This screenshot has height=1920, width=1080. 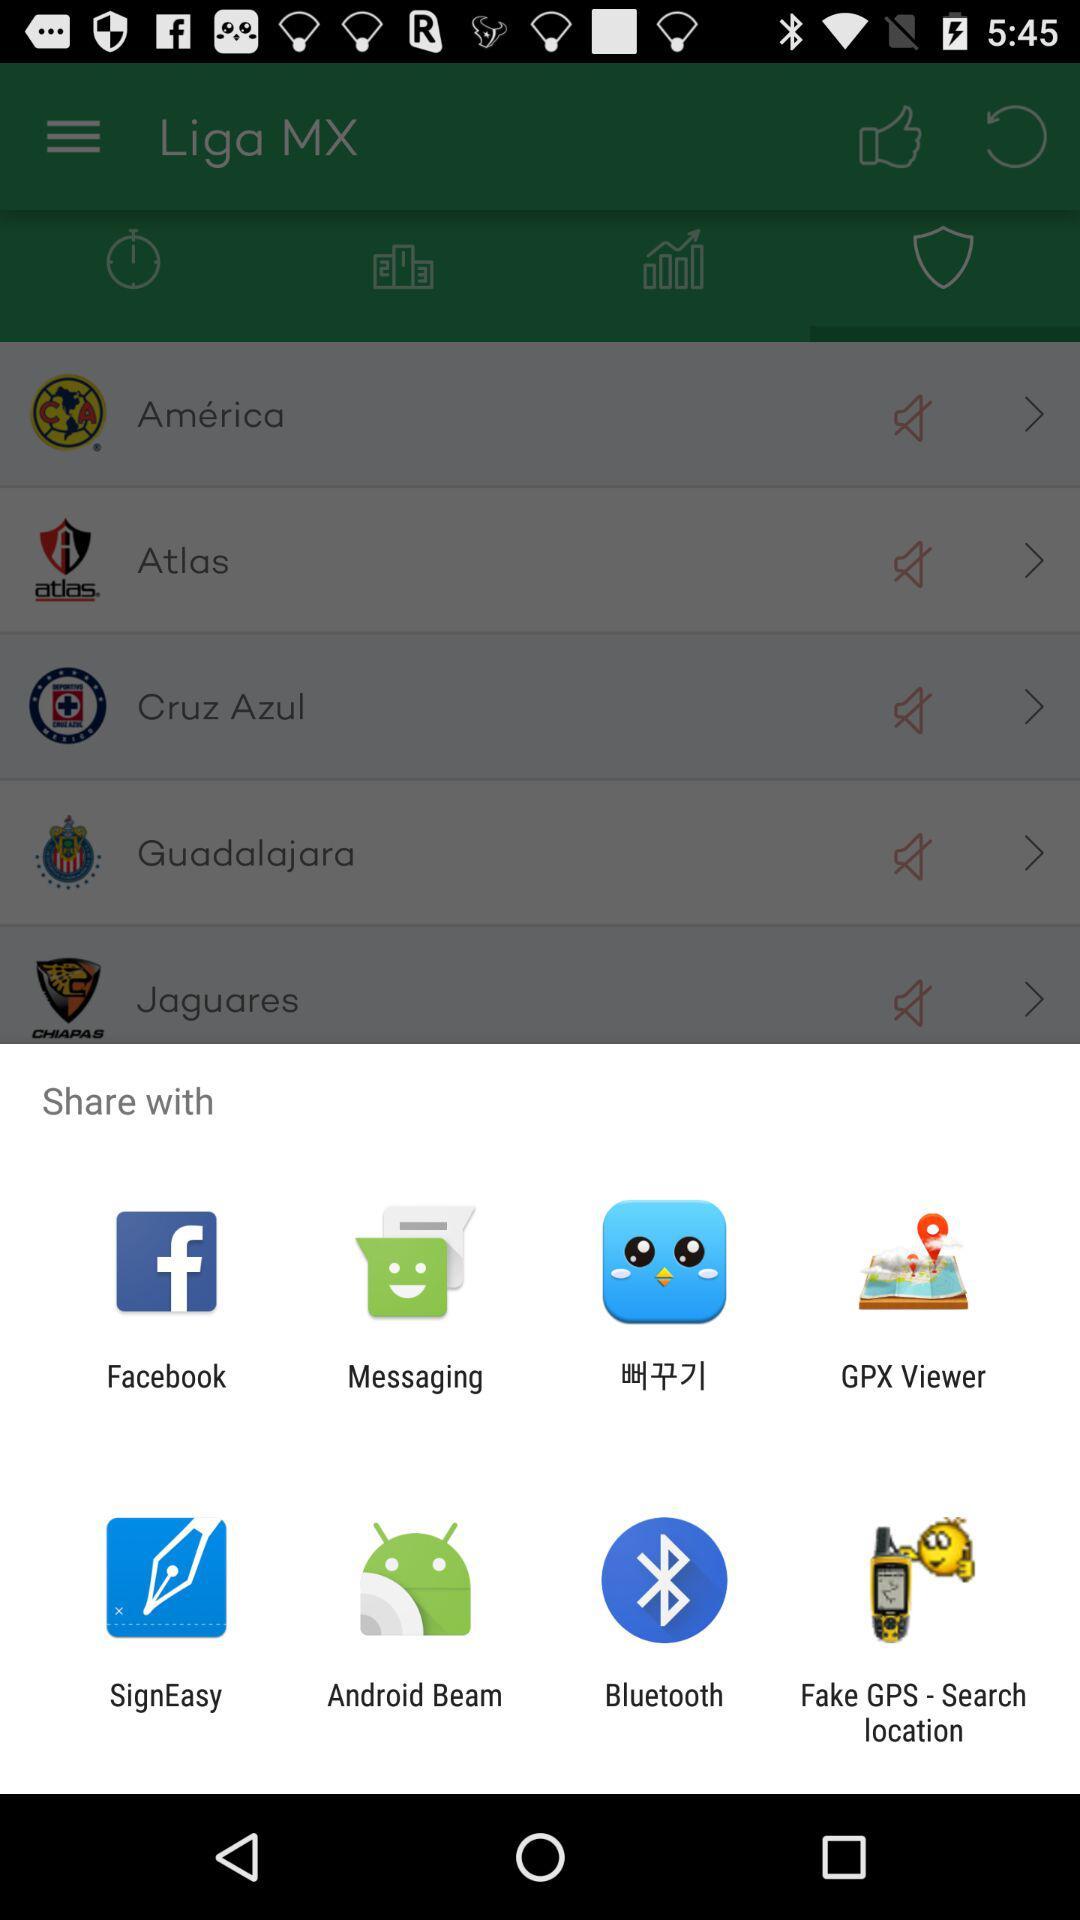 I want to click on the app to the right of signeasy, so click(x=414, y=1711).